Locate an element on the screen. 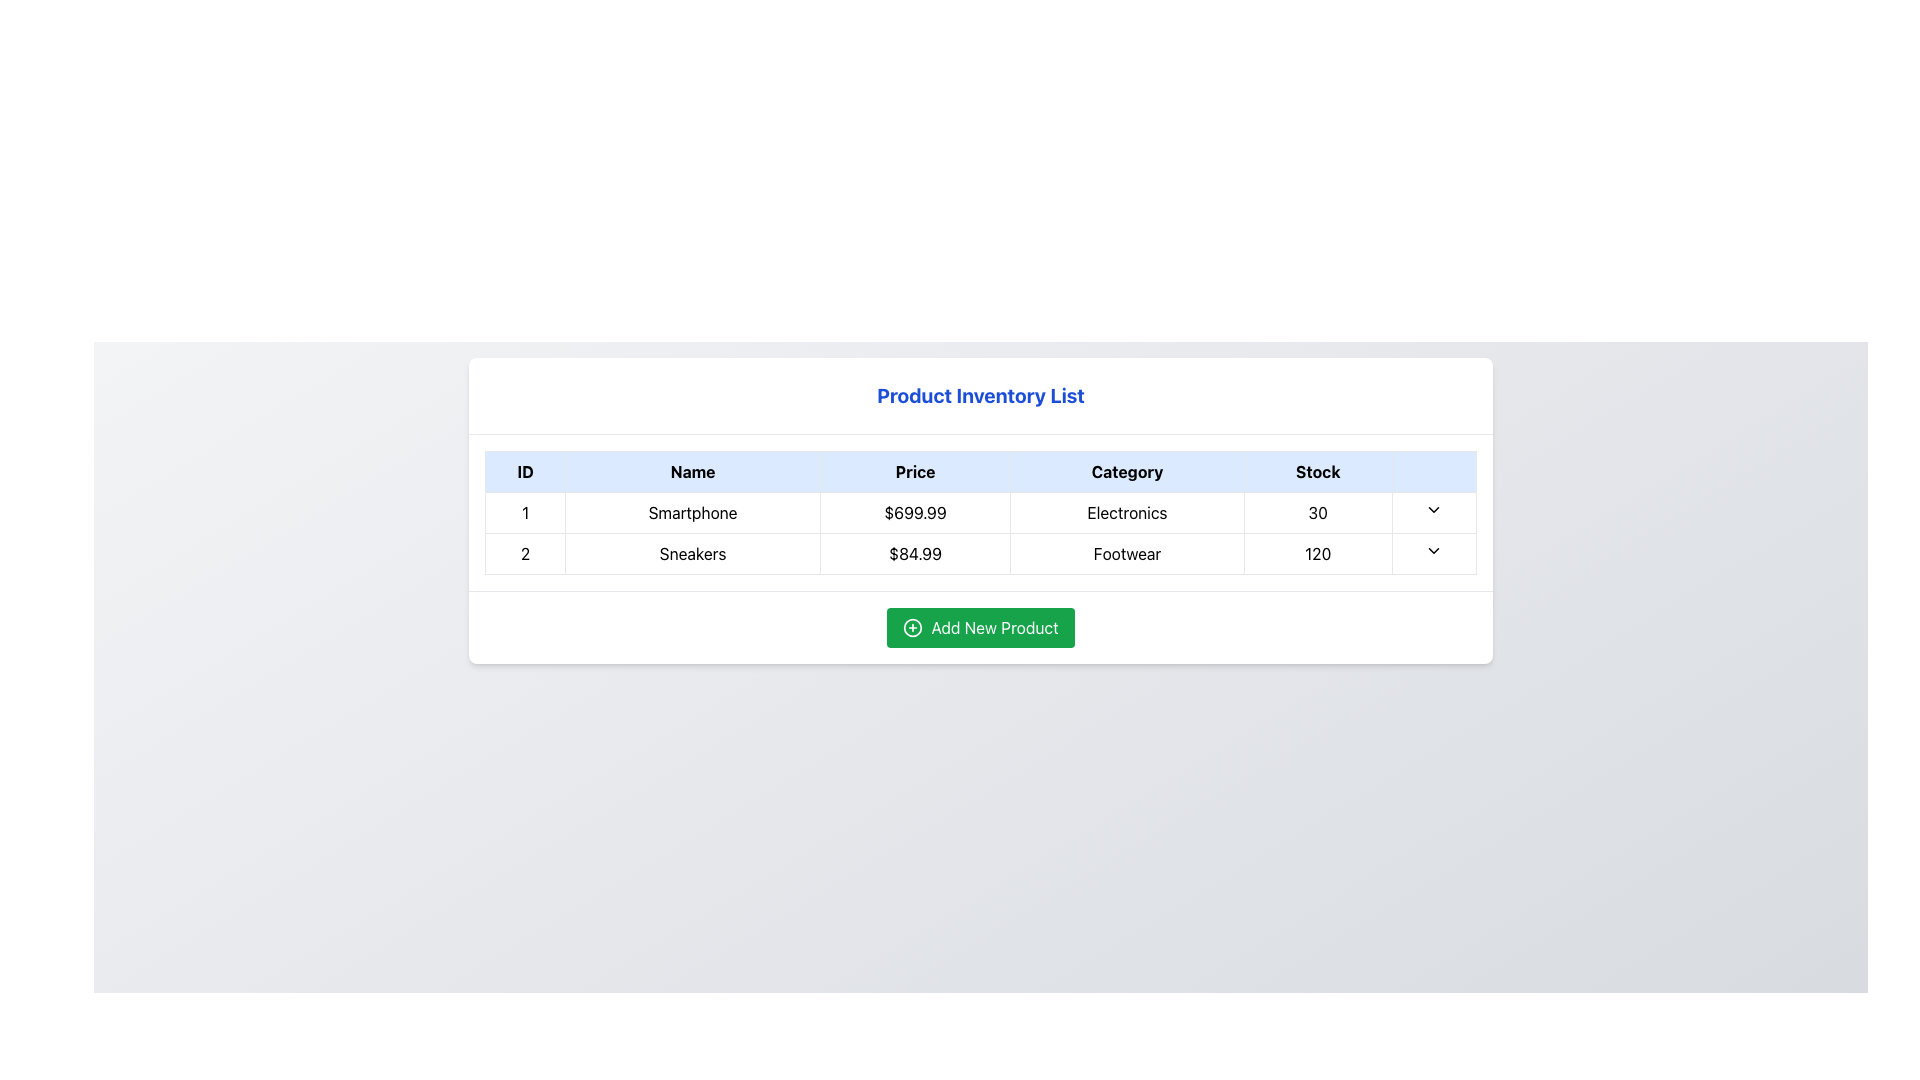 The height and width of the screenshot is (1080, 1920). the dropdown toggle arrow icon button located in the 'Stock' column of the second row in the product inventory list table under the 'Footwear' category is located at coordinates (1433, 551).